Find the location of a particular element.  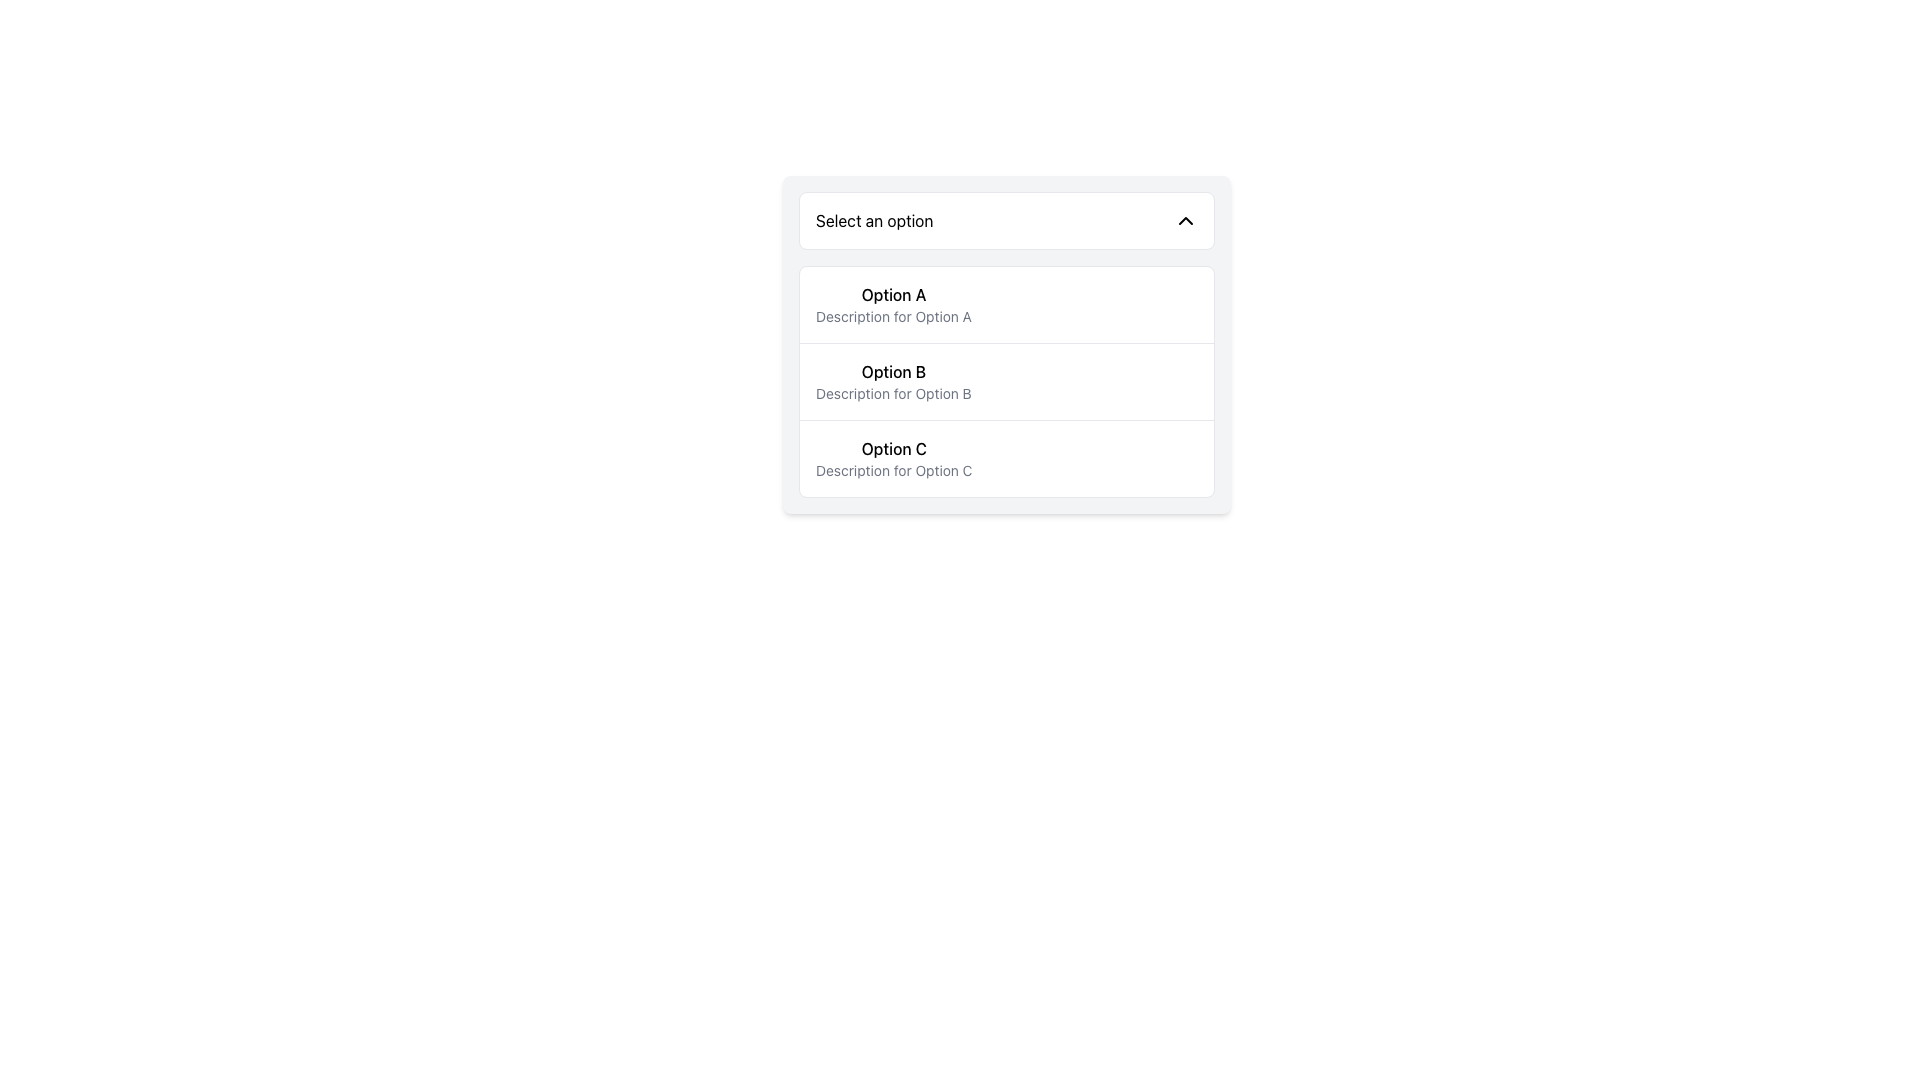

the Dropdown menu list item that displays 'Option A' and 'Description for Option A' is located at coordinates (892, 304).